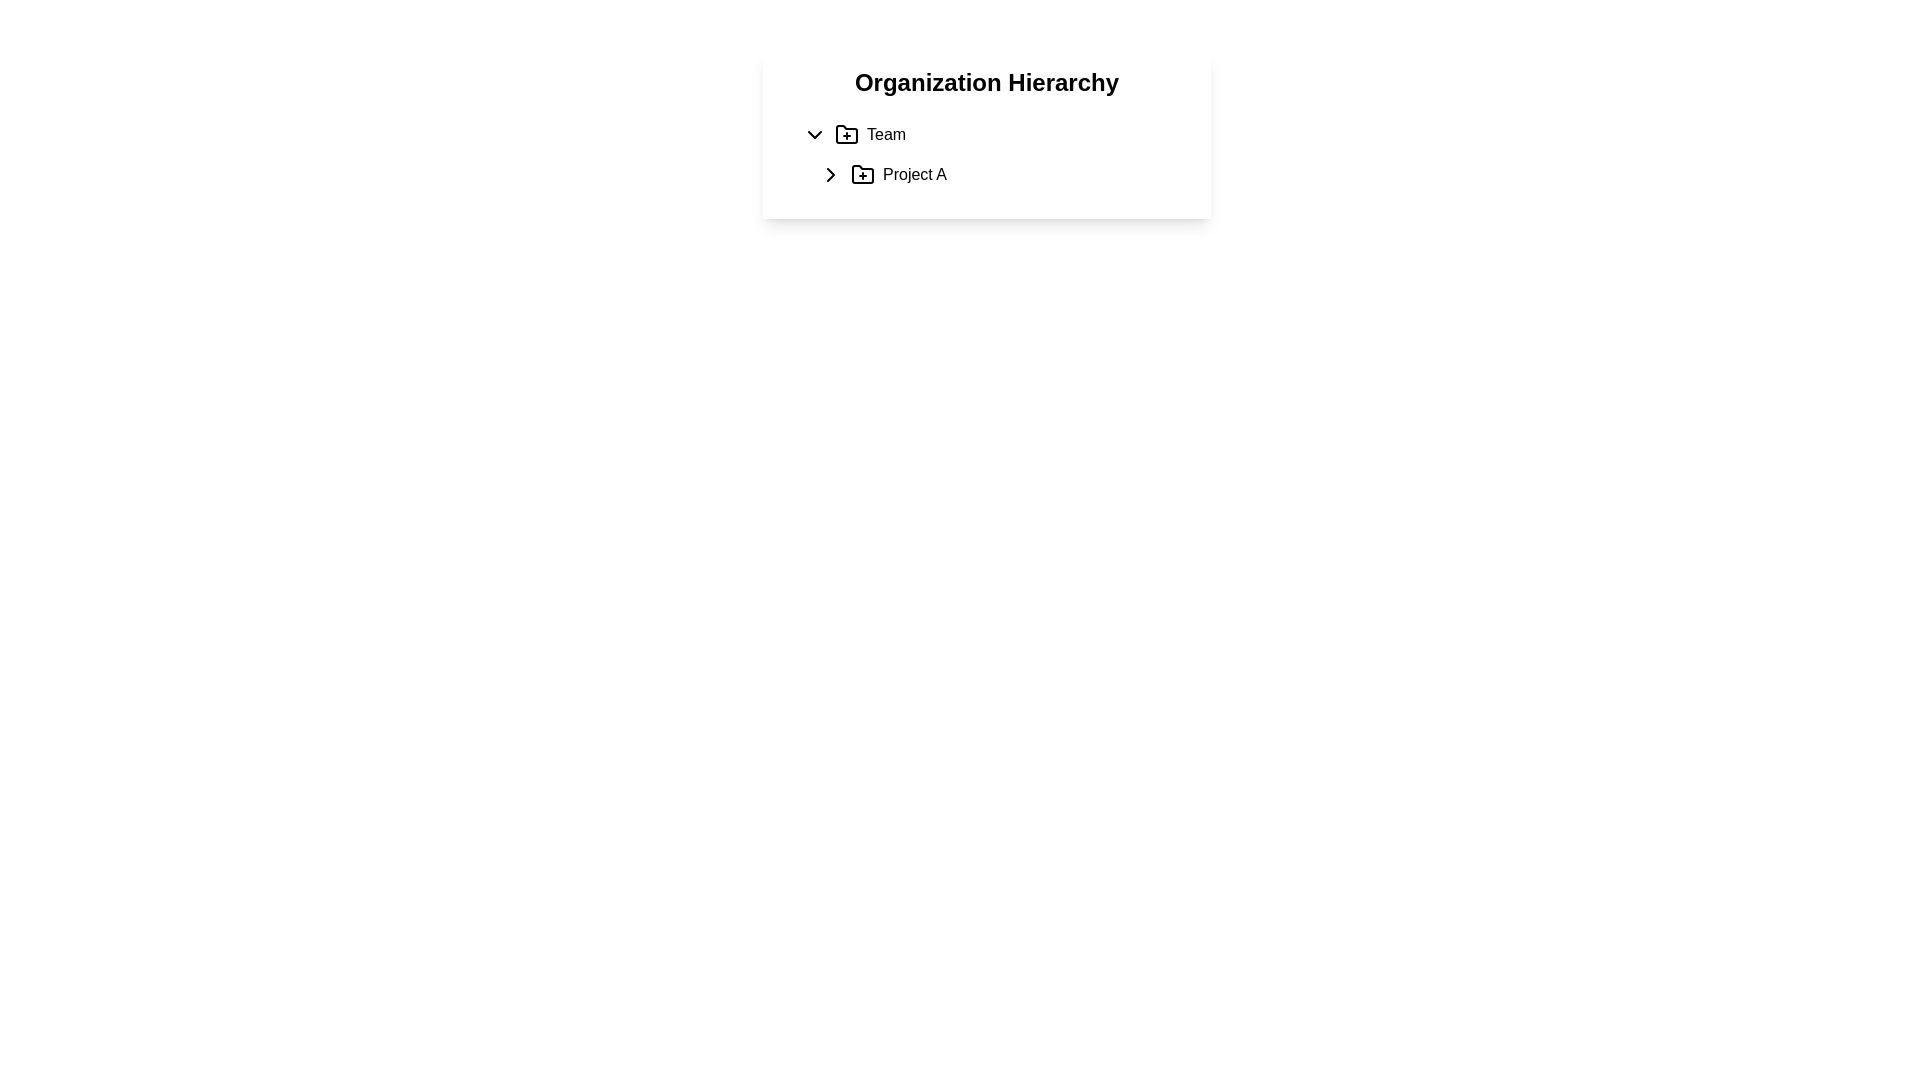 The height and width of the screenshot is (1080, 1920). Describe the element at coordinates (914, 173) in the screenshot. I see `the text label 'Project A' which is positioned next to a folder icon and an expandable arrow indicator within the 'Organization Hierarchy' interface, specifically under the 'Team' section` at that location.